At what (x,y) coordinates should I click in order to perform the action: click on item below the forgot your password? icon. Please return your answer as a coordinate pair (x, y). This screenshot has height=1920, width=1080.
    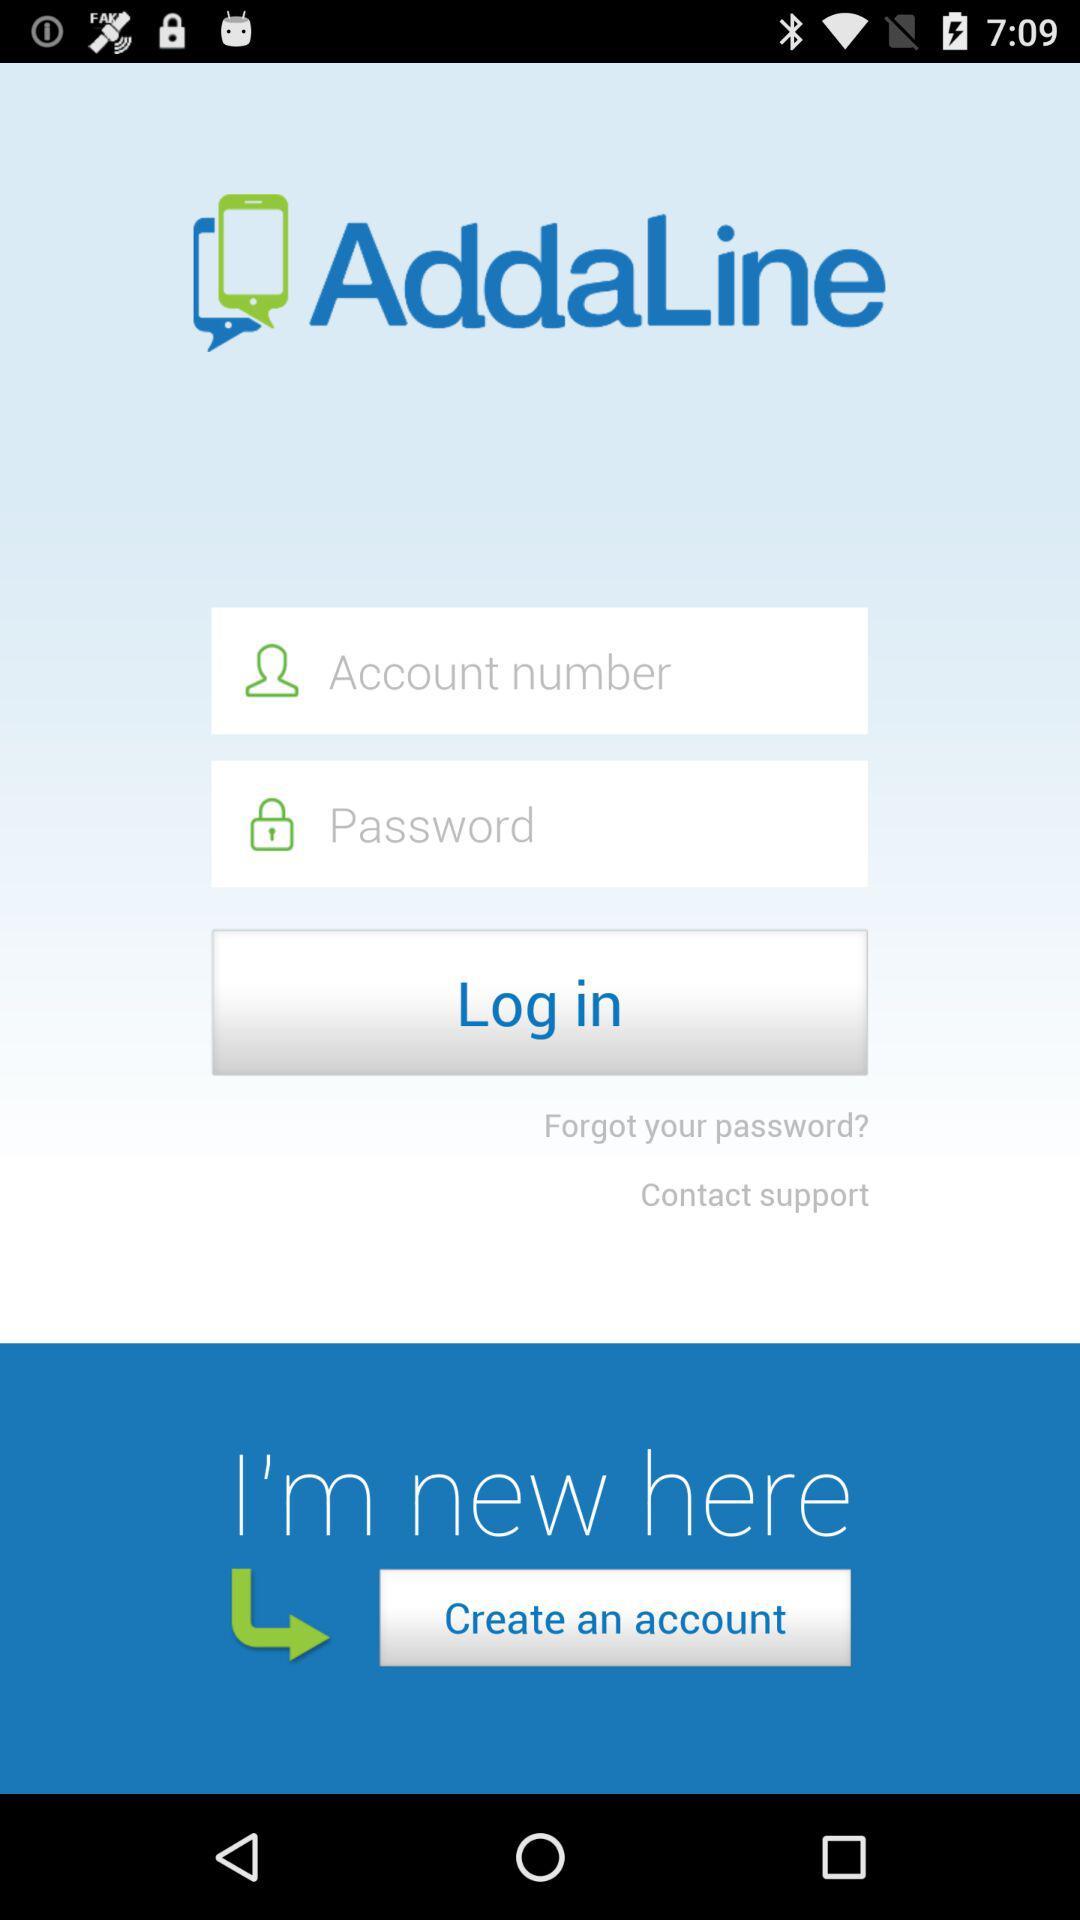
    Looking at the image, I should click on (754, 1193).